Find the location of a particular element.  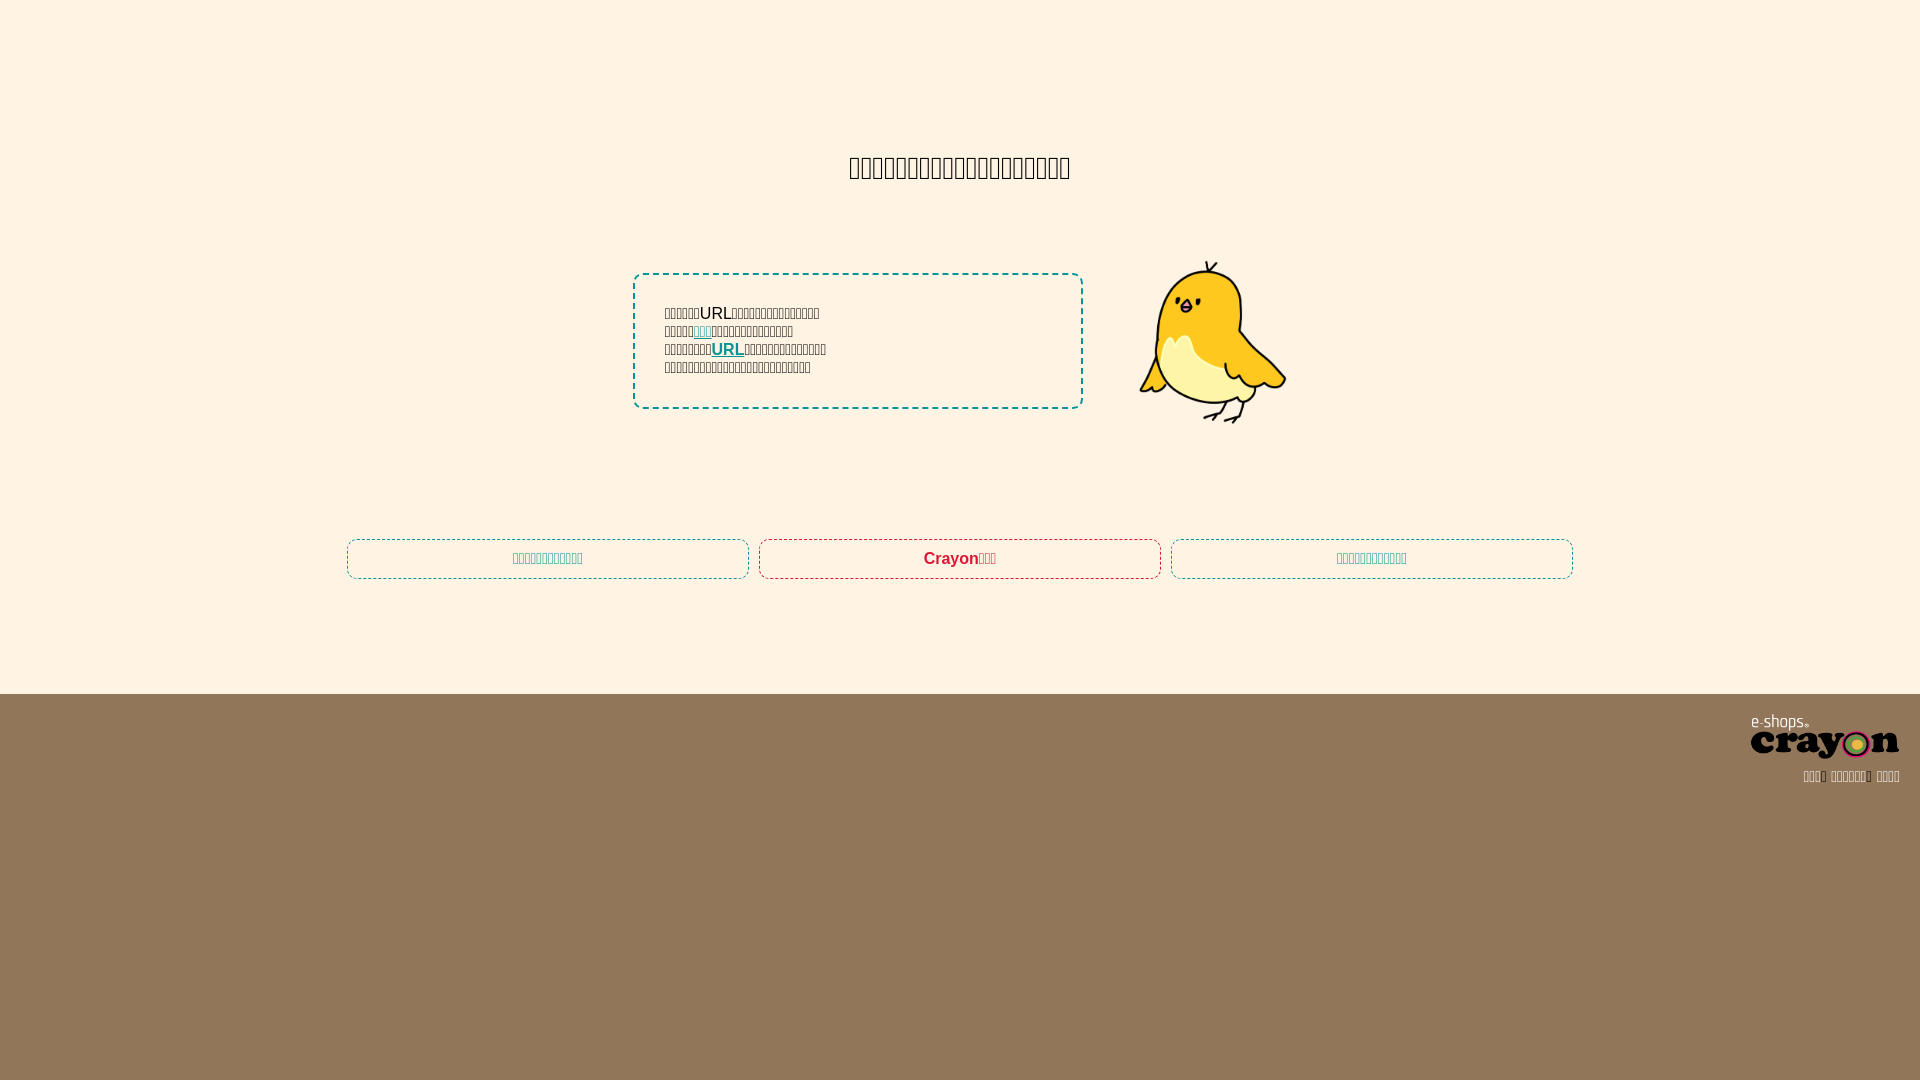

'URL' is located at coordinates (727, 348).